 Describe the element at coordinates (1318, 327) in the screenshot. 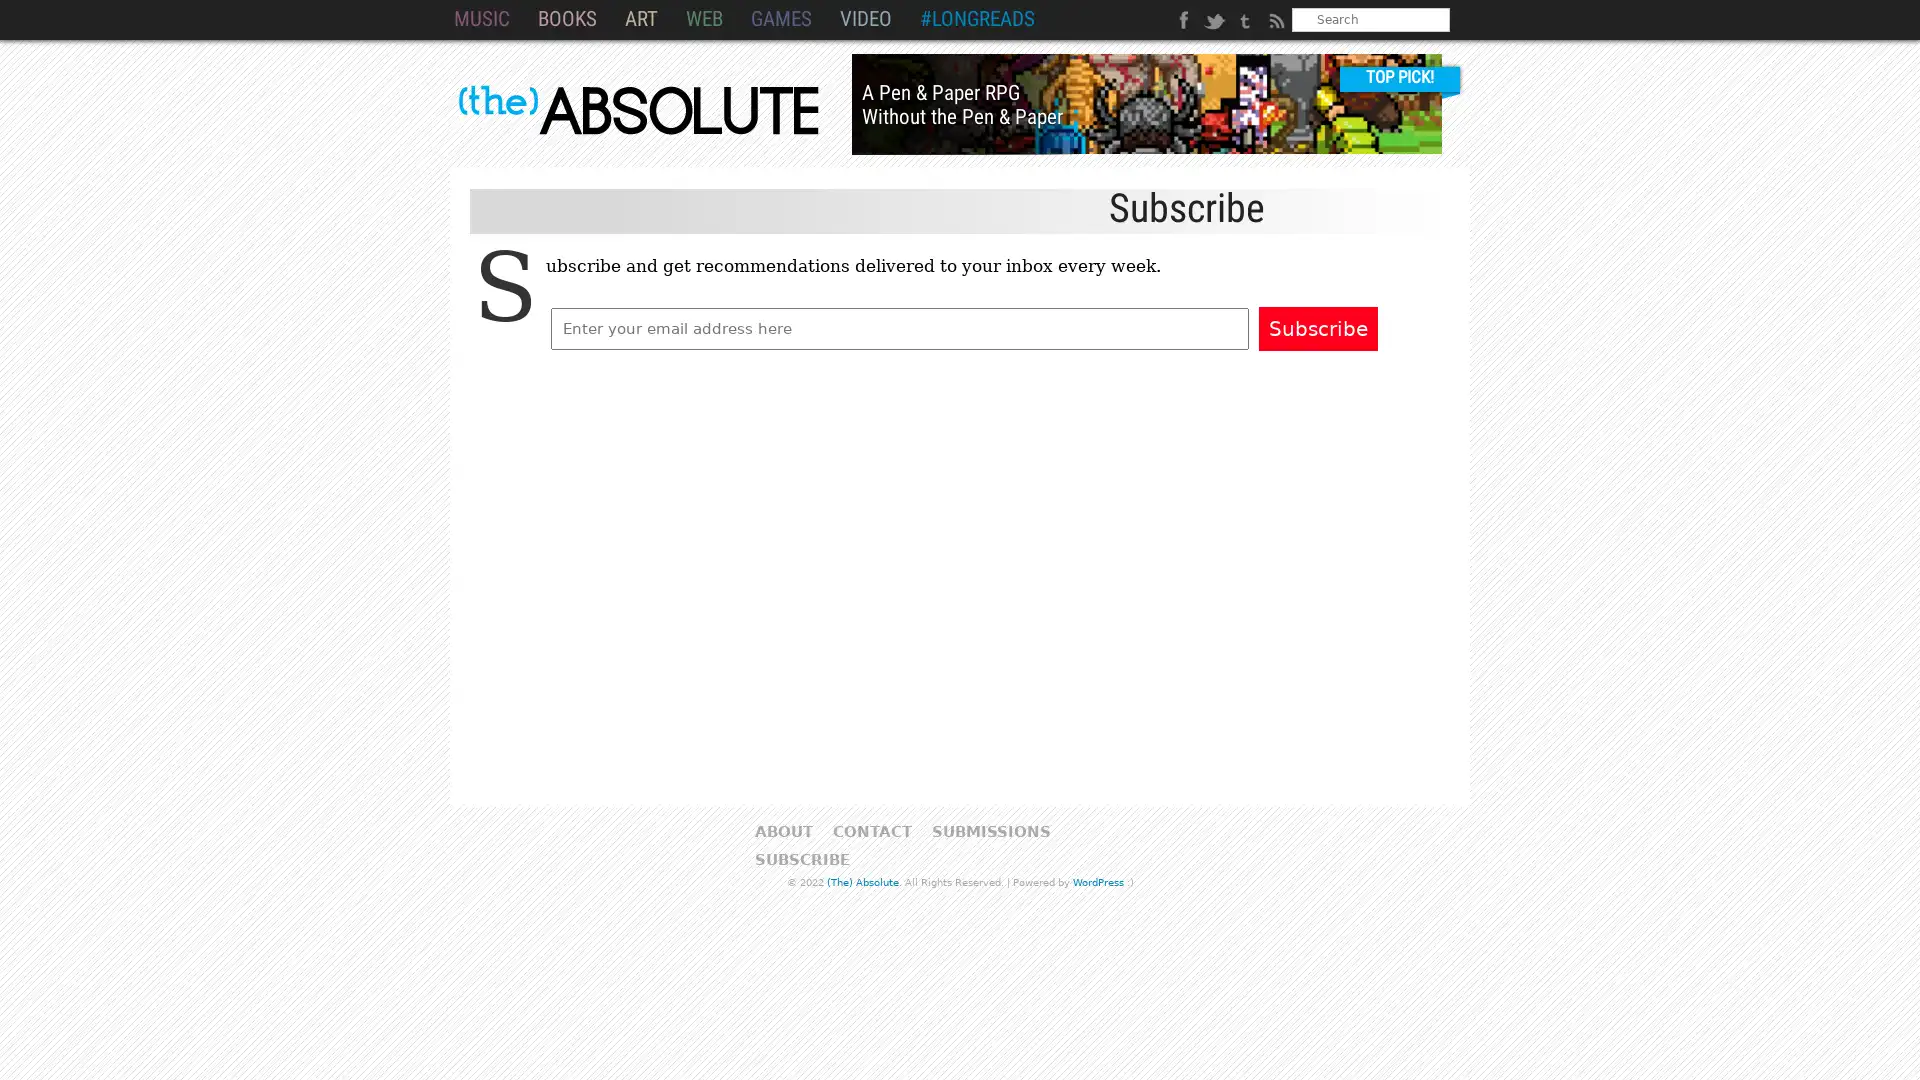

I see `Subscribe` at that location.